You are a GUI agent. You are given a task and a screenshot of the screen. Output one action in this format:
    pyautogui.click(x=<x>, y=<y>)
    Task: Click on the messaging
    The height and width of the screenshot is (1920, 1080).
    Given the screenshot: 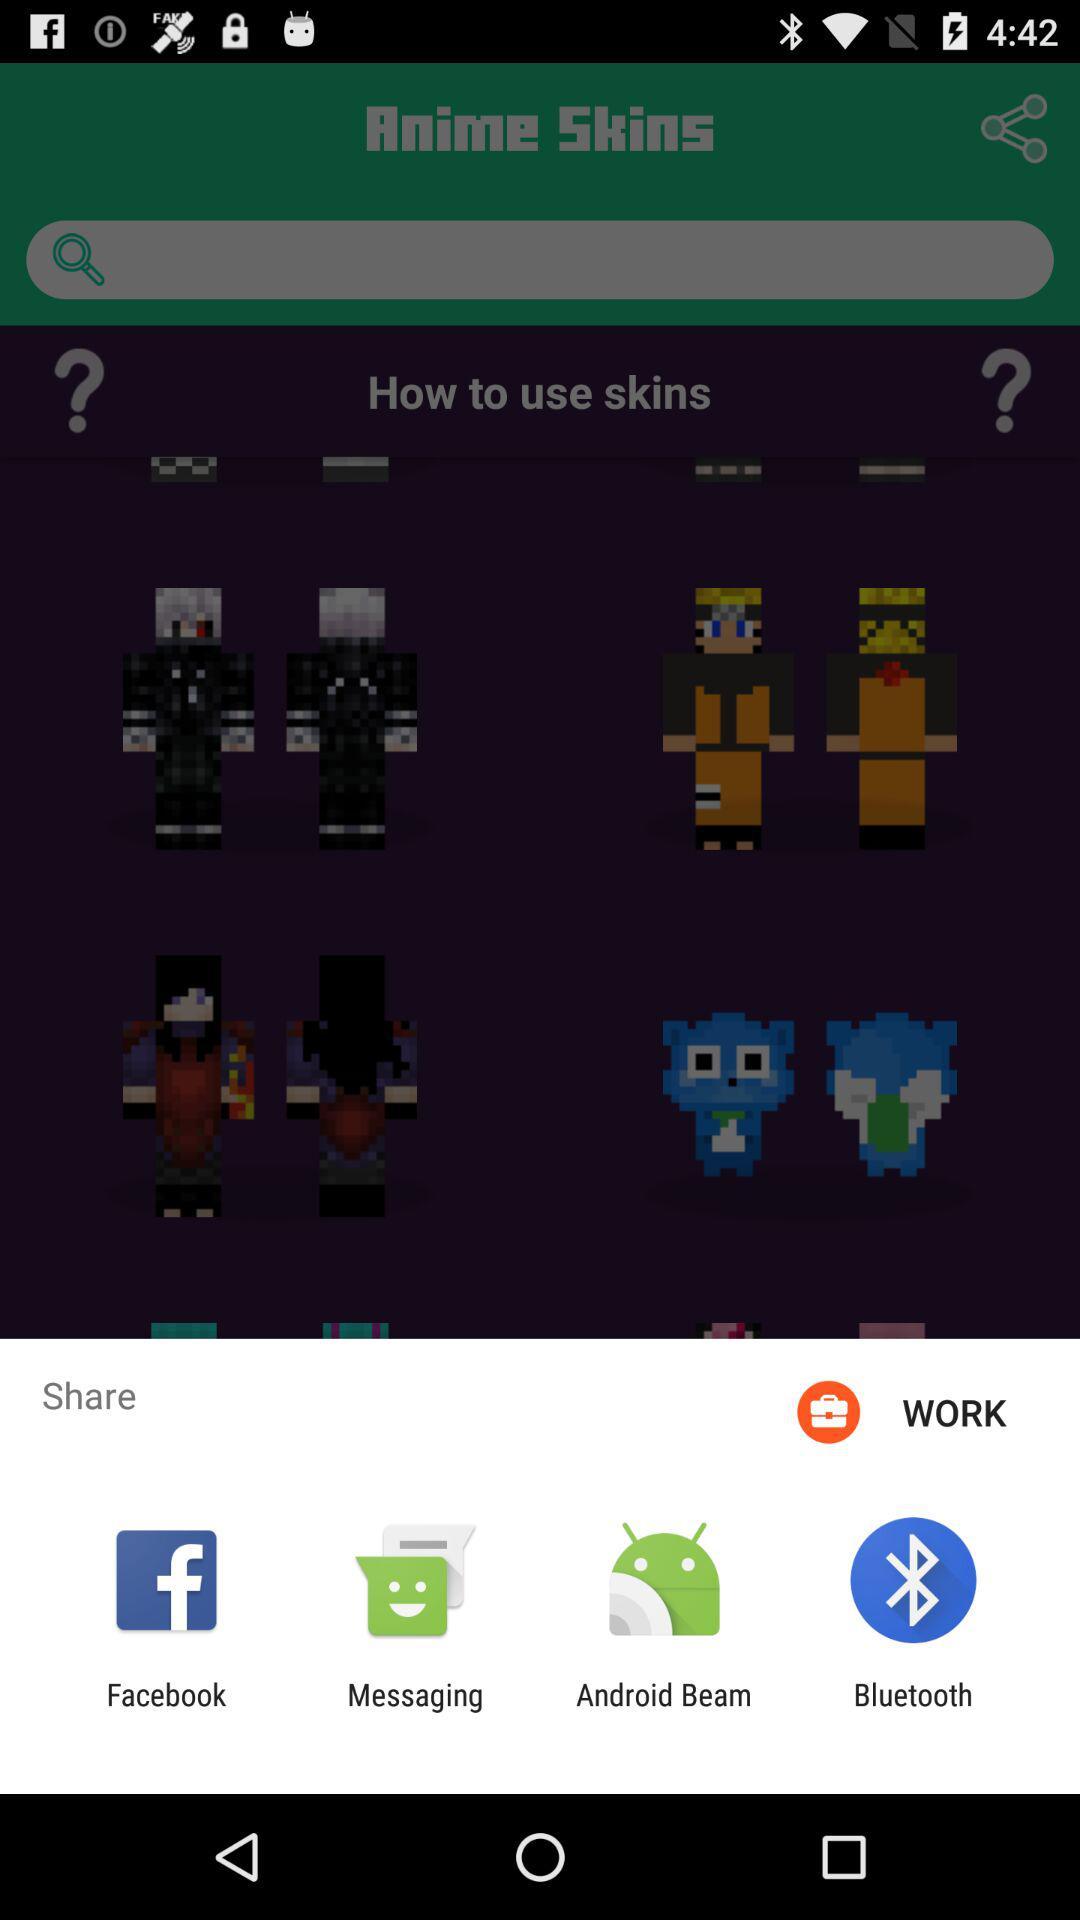 What is the action you would take?
    pyautogui.click(x=414, y=1711)
    